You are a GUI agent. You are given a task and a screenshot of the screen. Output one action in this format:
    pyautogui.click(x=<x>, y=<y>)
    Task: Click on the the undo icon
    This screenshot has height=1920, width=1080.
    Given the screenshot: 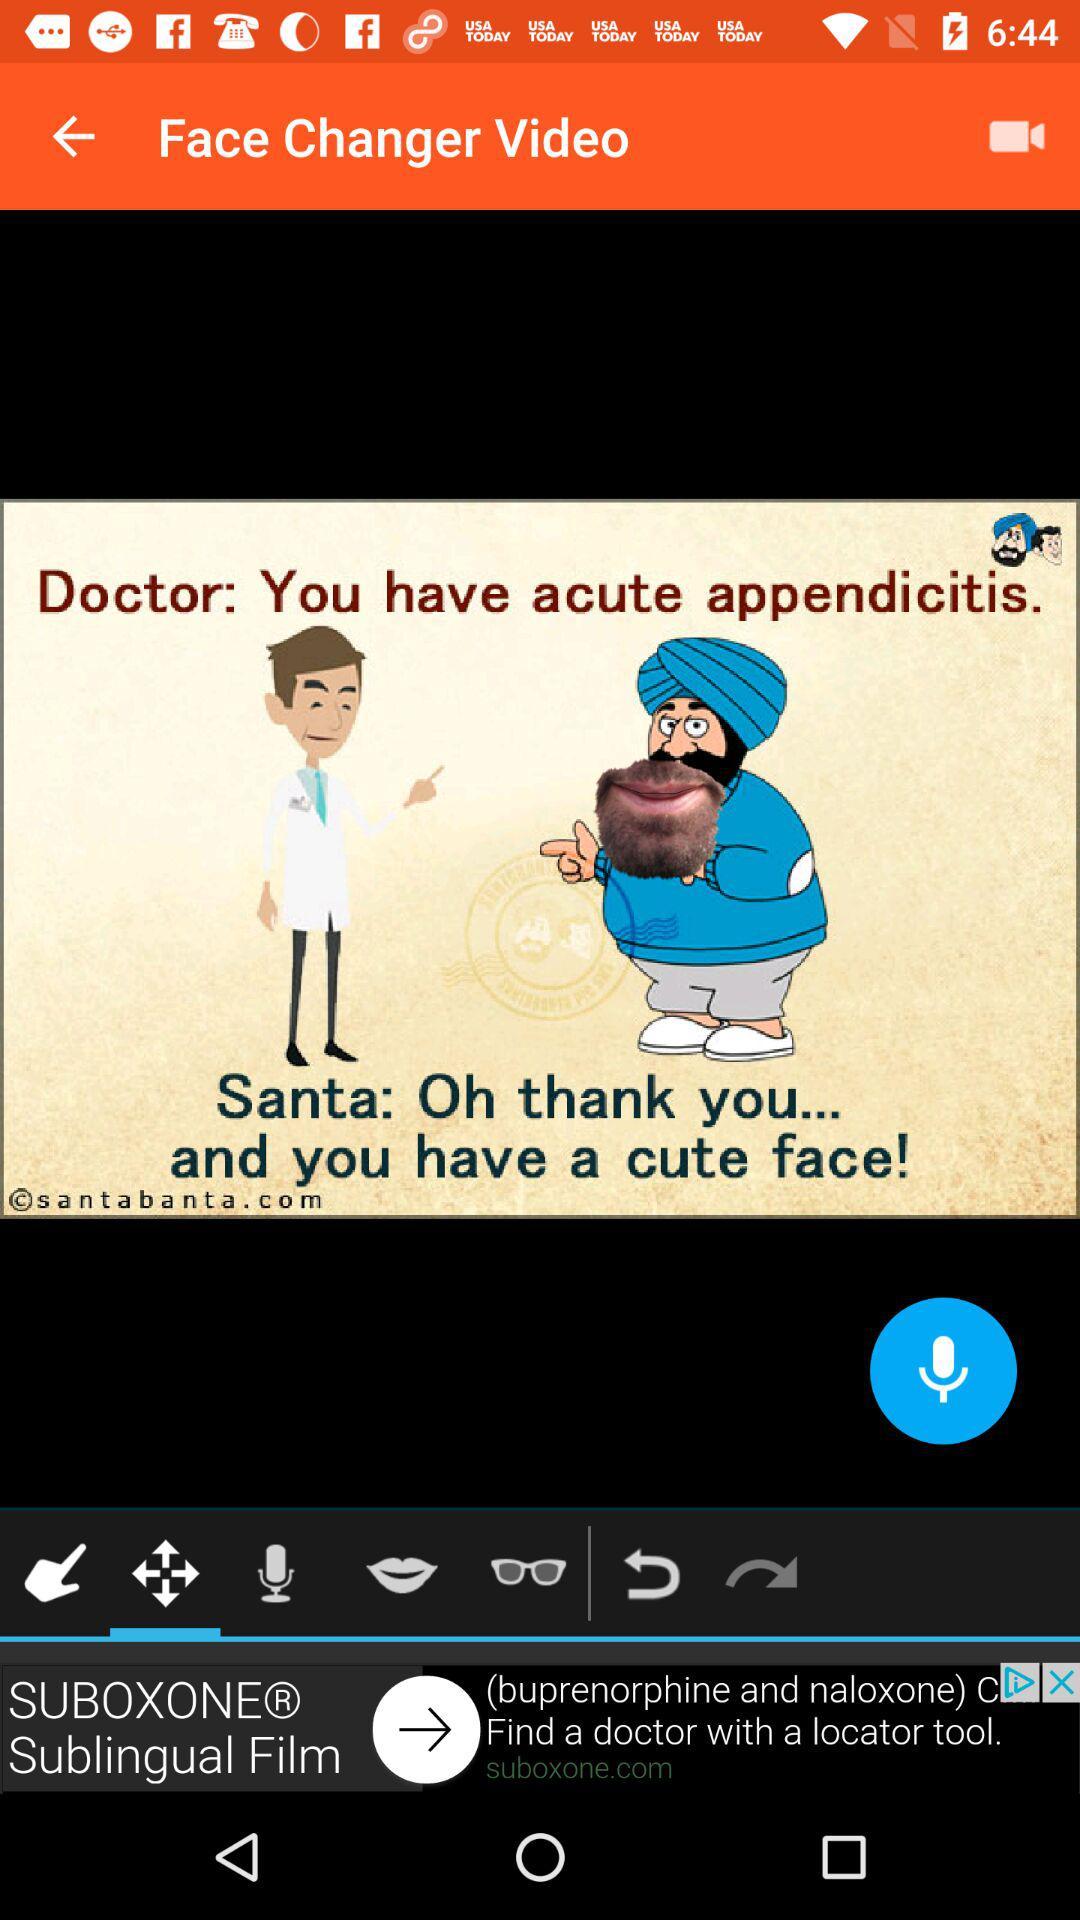 What is the action you would take?
    pyautogui.click(x=651, y=1572)
    